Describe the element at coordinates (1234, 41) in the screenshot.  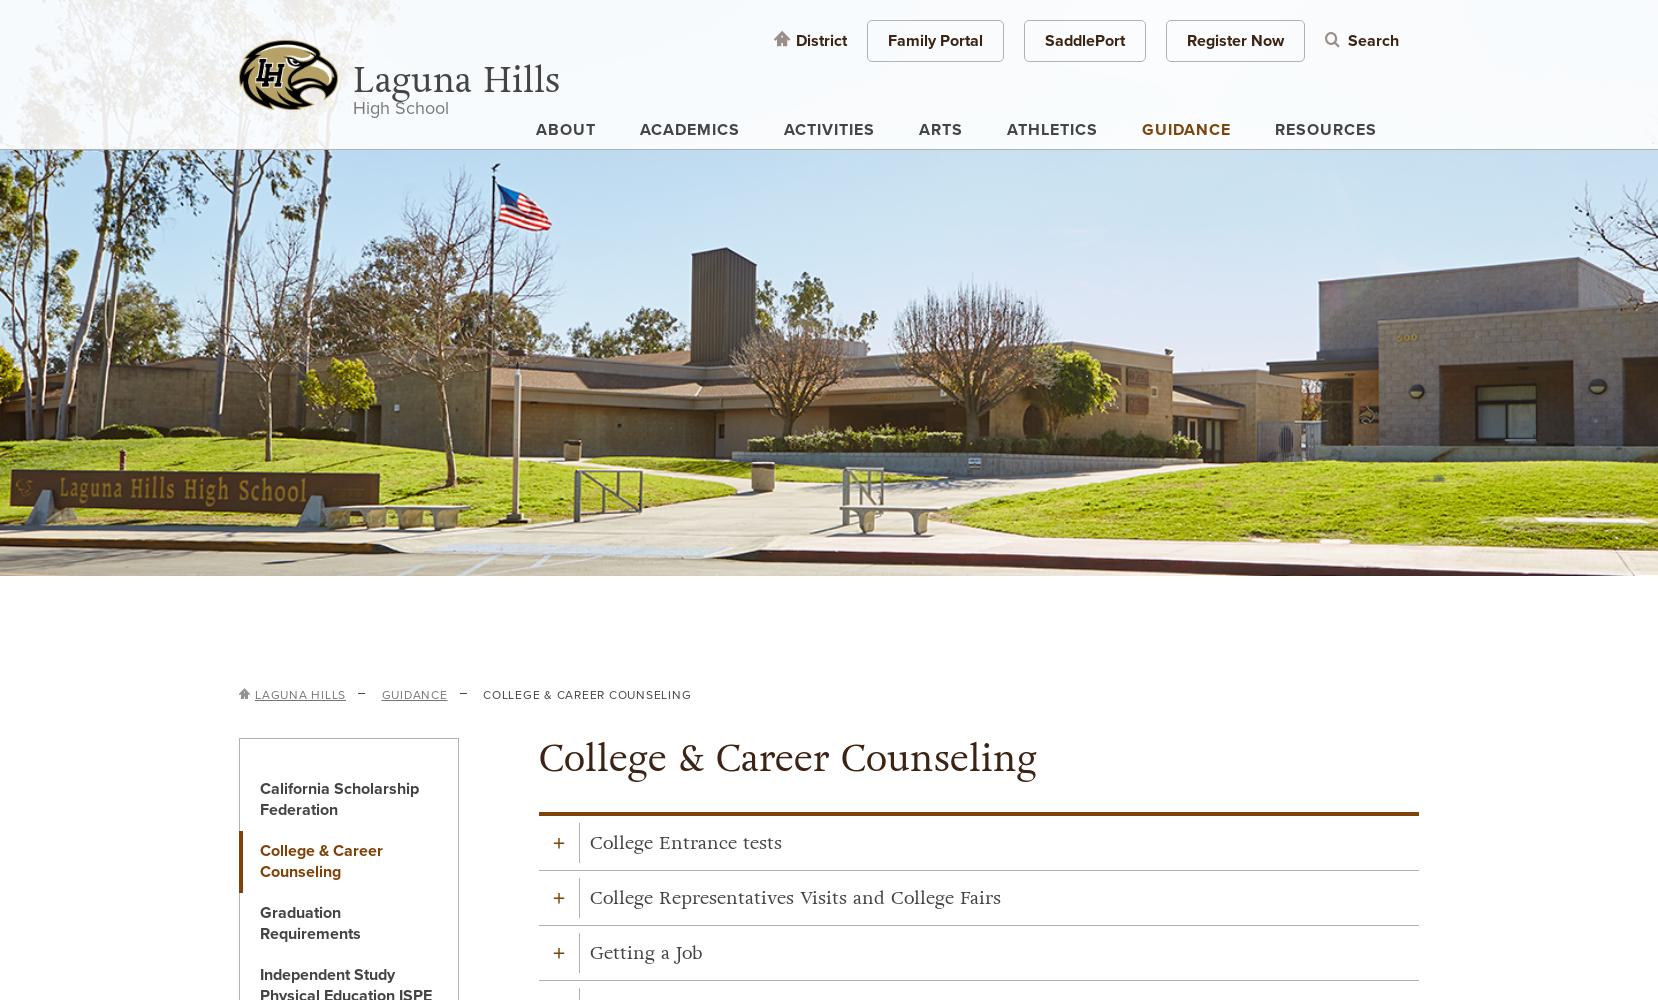
I see `'Register Now'` at that location.